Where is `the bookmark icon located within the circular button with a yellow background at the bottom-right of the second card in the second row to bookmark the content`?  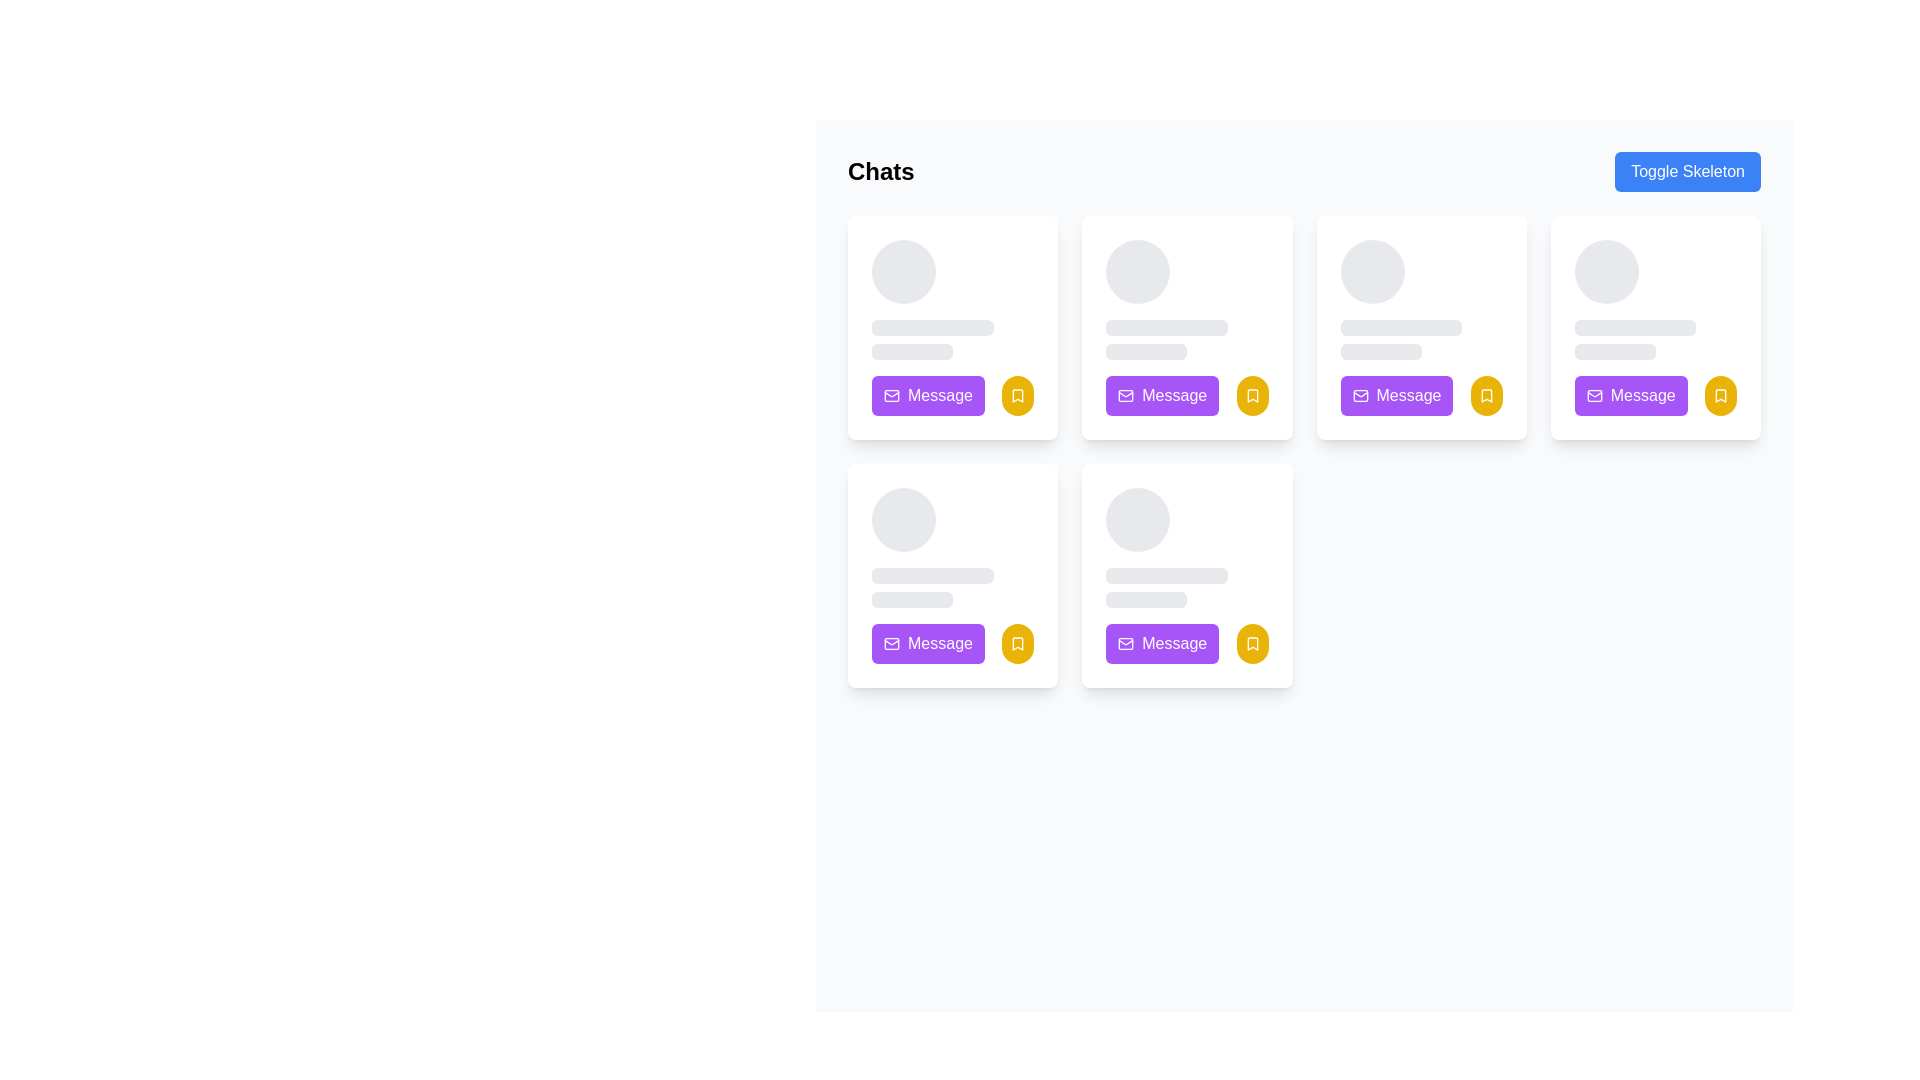
the bookmark icon located within the circular button with a yellow background at the bottom-right of the second card in the second row to bookmark the content is located at coordinates (1018, 644).